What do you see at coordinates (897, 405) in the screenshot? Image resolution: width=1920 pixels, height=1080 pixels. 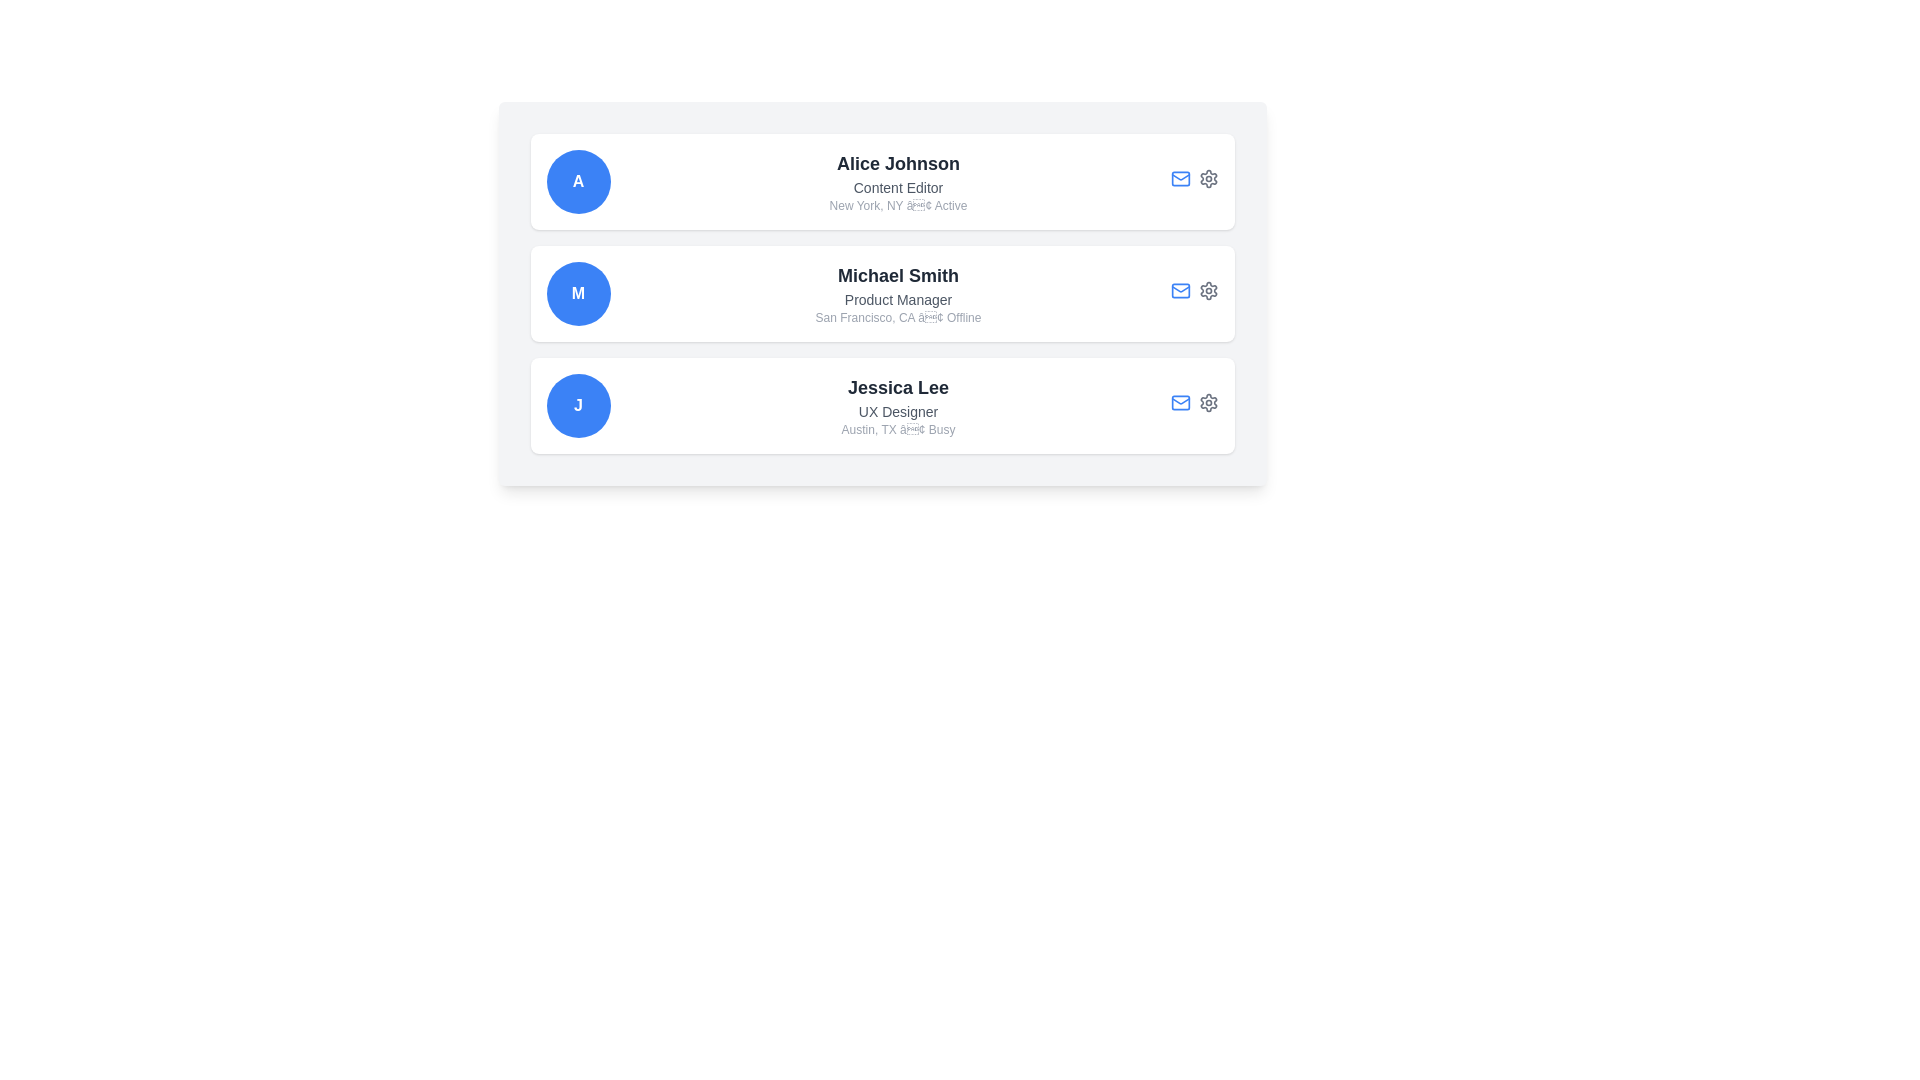 I see `the Text Content Block that contains the name 'Jessica Lee', the title 'UX Designer', and the location 'Austin, TX Busy', located in the third card of a vertical list` at bounding box center [897, 405].